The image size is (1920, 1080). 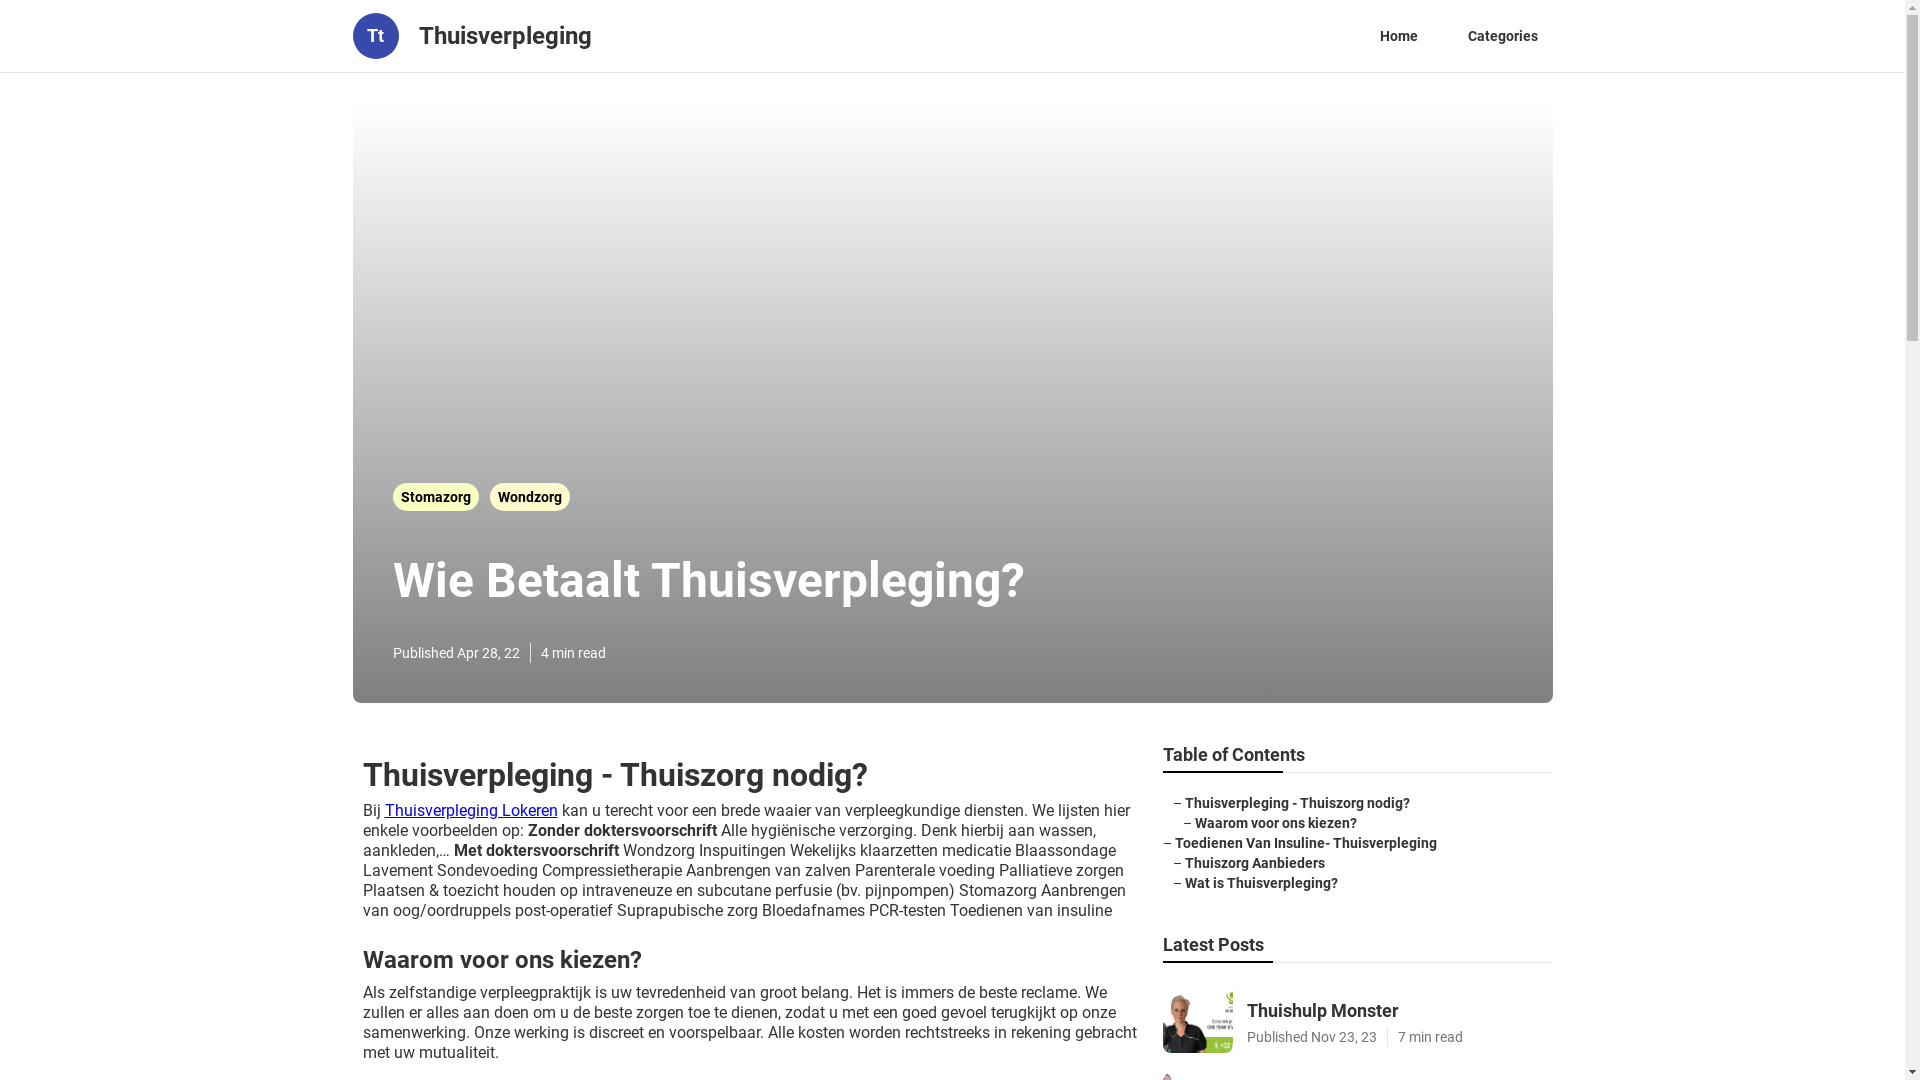 I want to click on 'Wat is Thuisverpleging?', so click(x=1184, y=882).